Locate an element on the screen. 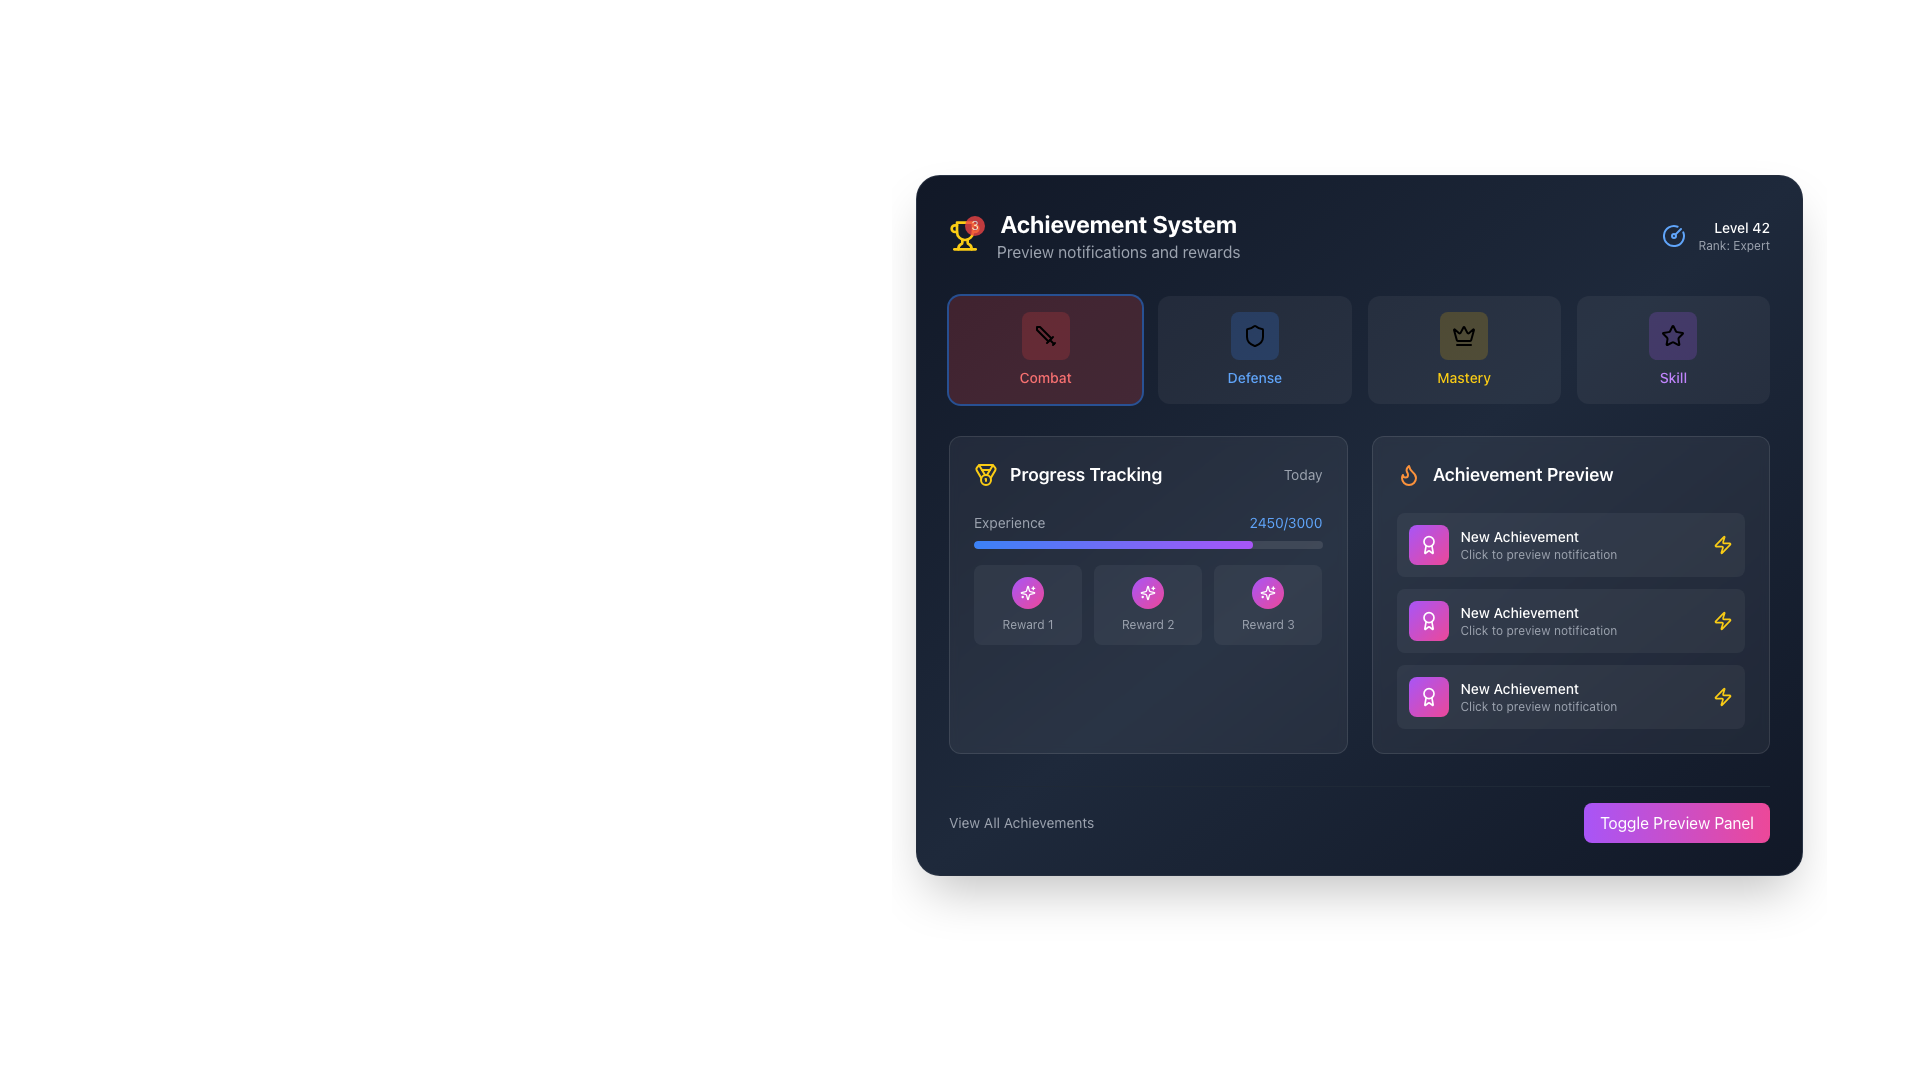 The height and width of the screenshot is (1080, 1920). the flame-shaped icon, which is orange and positioned to the left of the text 'Achievement Preview' is located at coordinates (1407, 474).